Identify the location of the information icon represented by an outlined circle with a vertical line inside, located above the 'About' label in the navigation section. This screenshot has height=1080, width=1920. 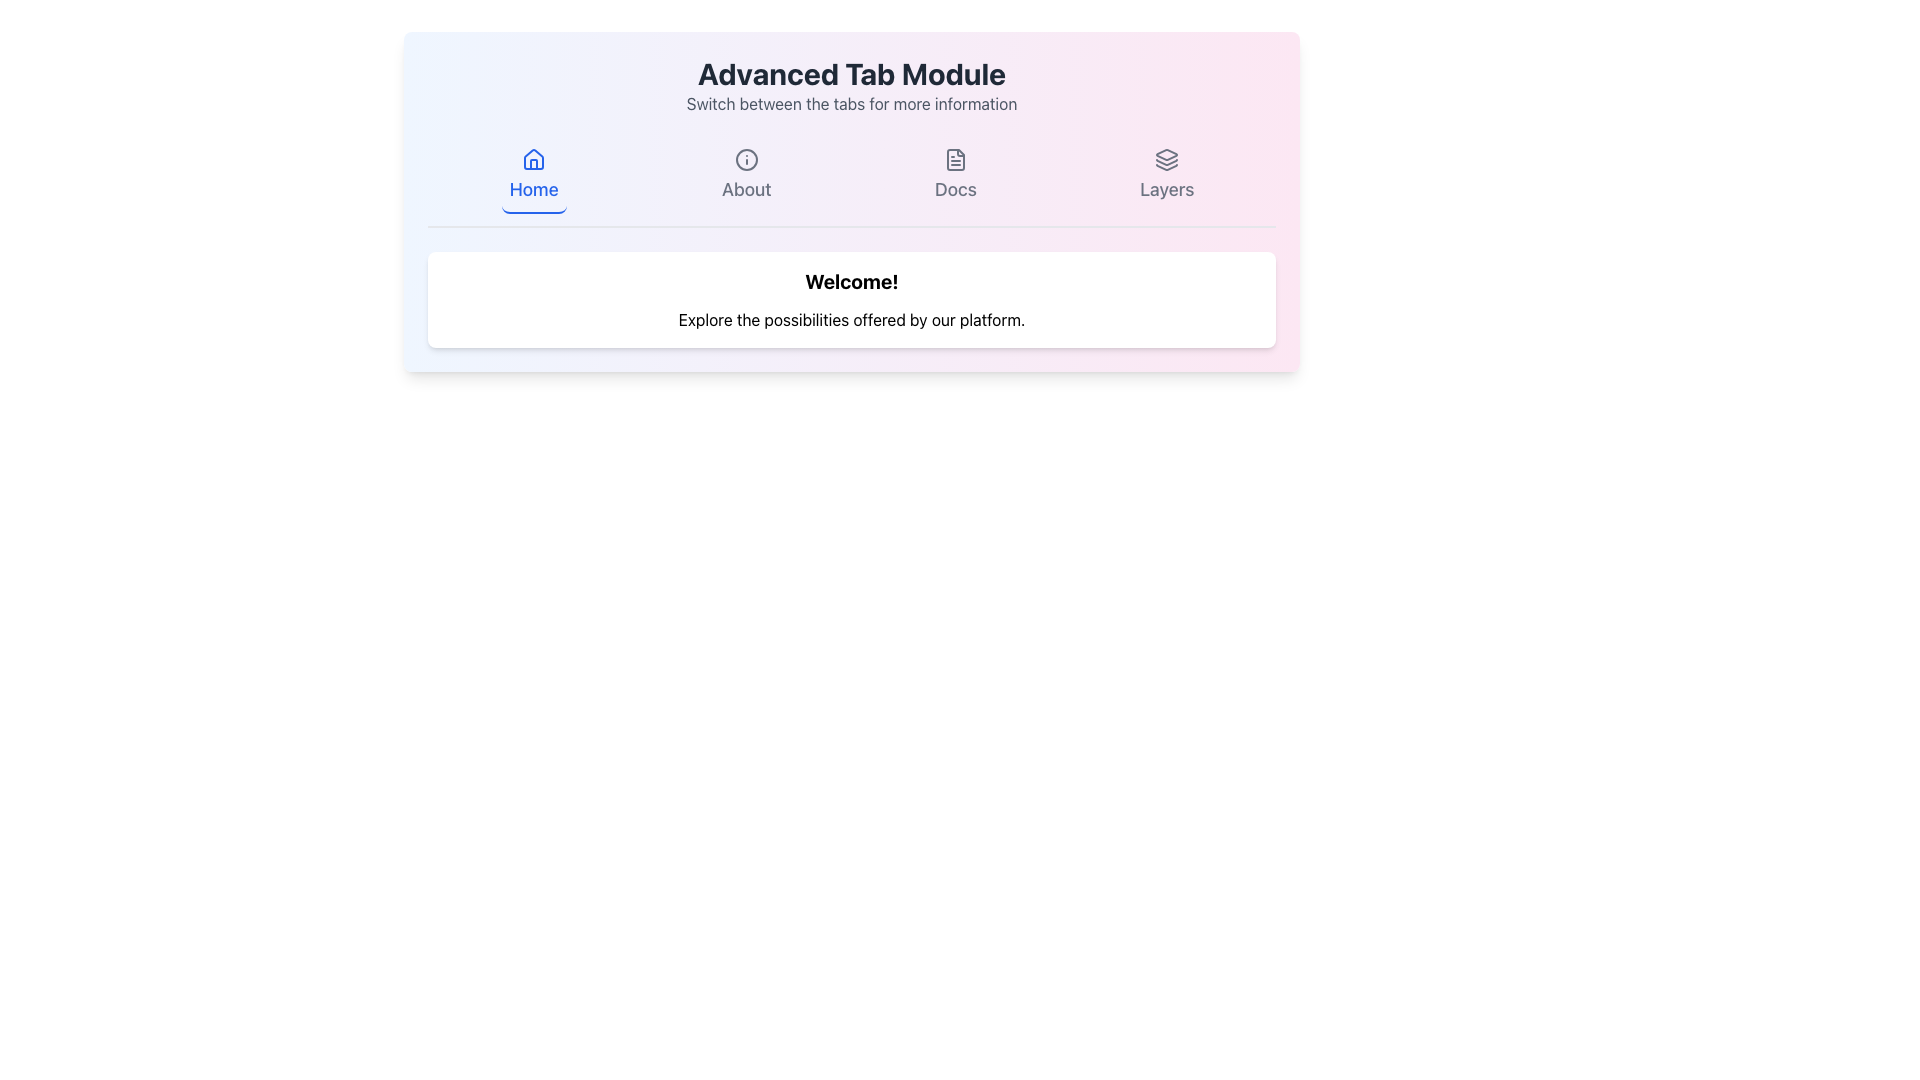
(745, 158).